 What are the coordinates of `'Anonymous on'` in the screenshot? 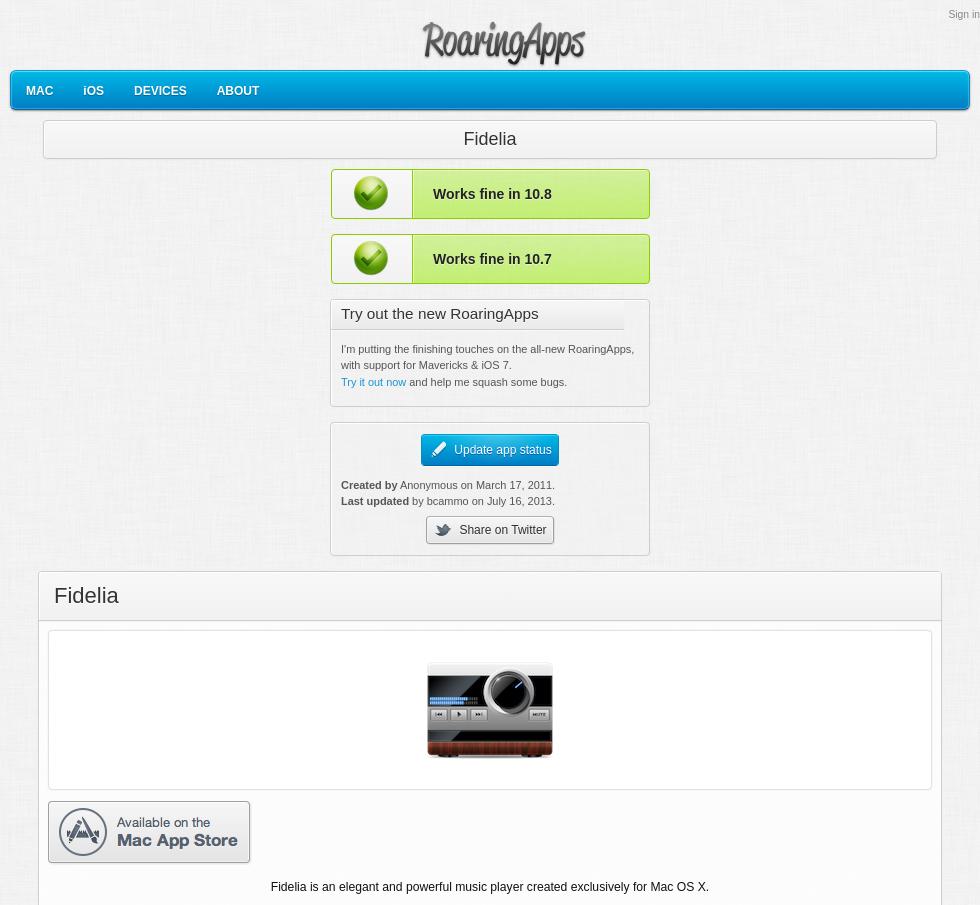 It's located at (436, 484).